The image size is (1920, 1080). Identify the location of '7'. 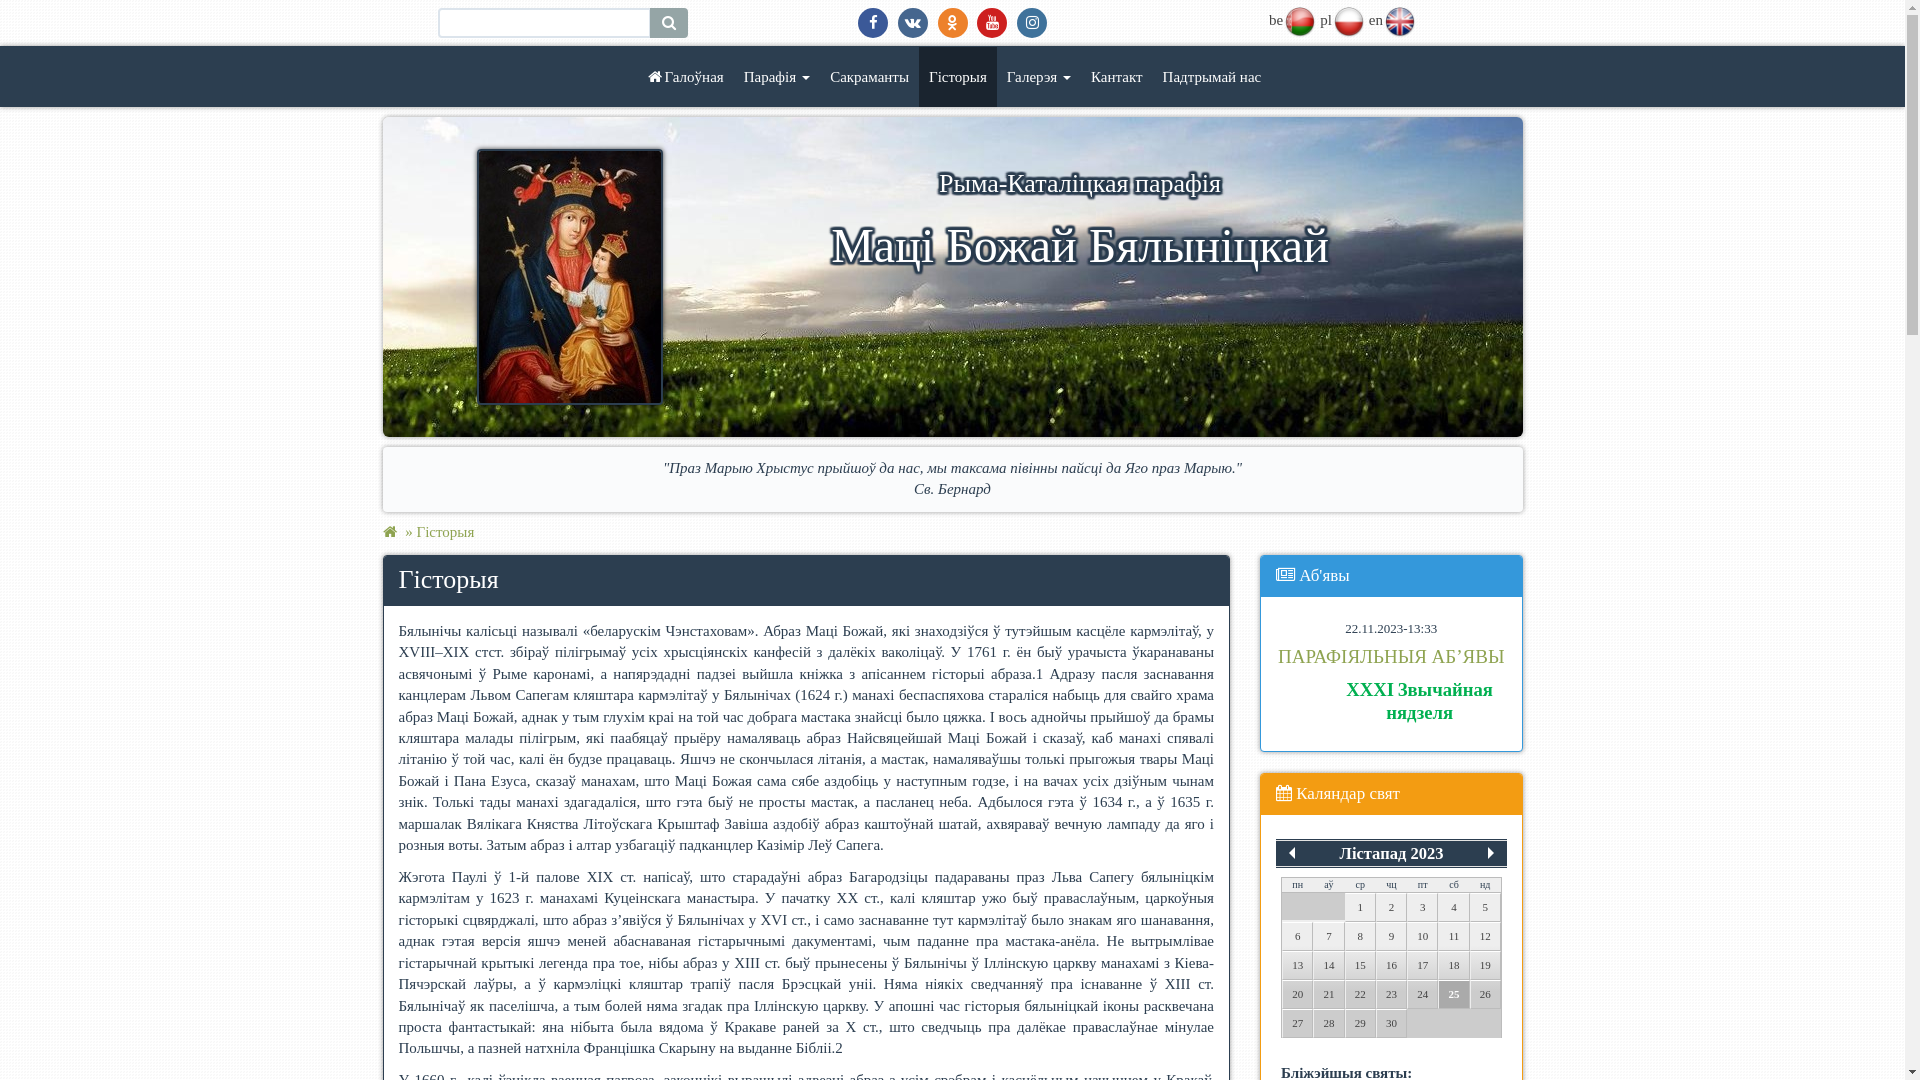
(1313, 936).